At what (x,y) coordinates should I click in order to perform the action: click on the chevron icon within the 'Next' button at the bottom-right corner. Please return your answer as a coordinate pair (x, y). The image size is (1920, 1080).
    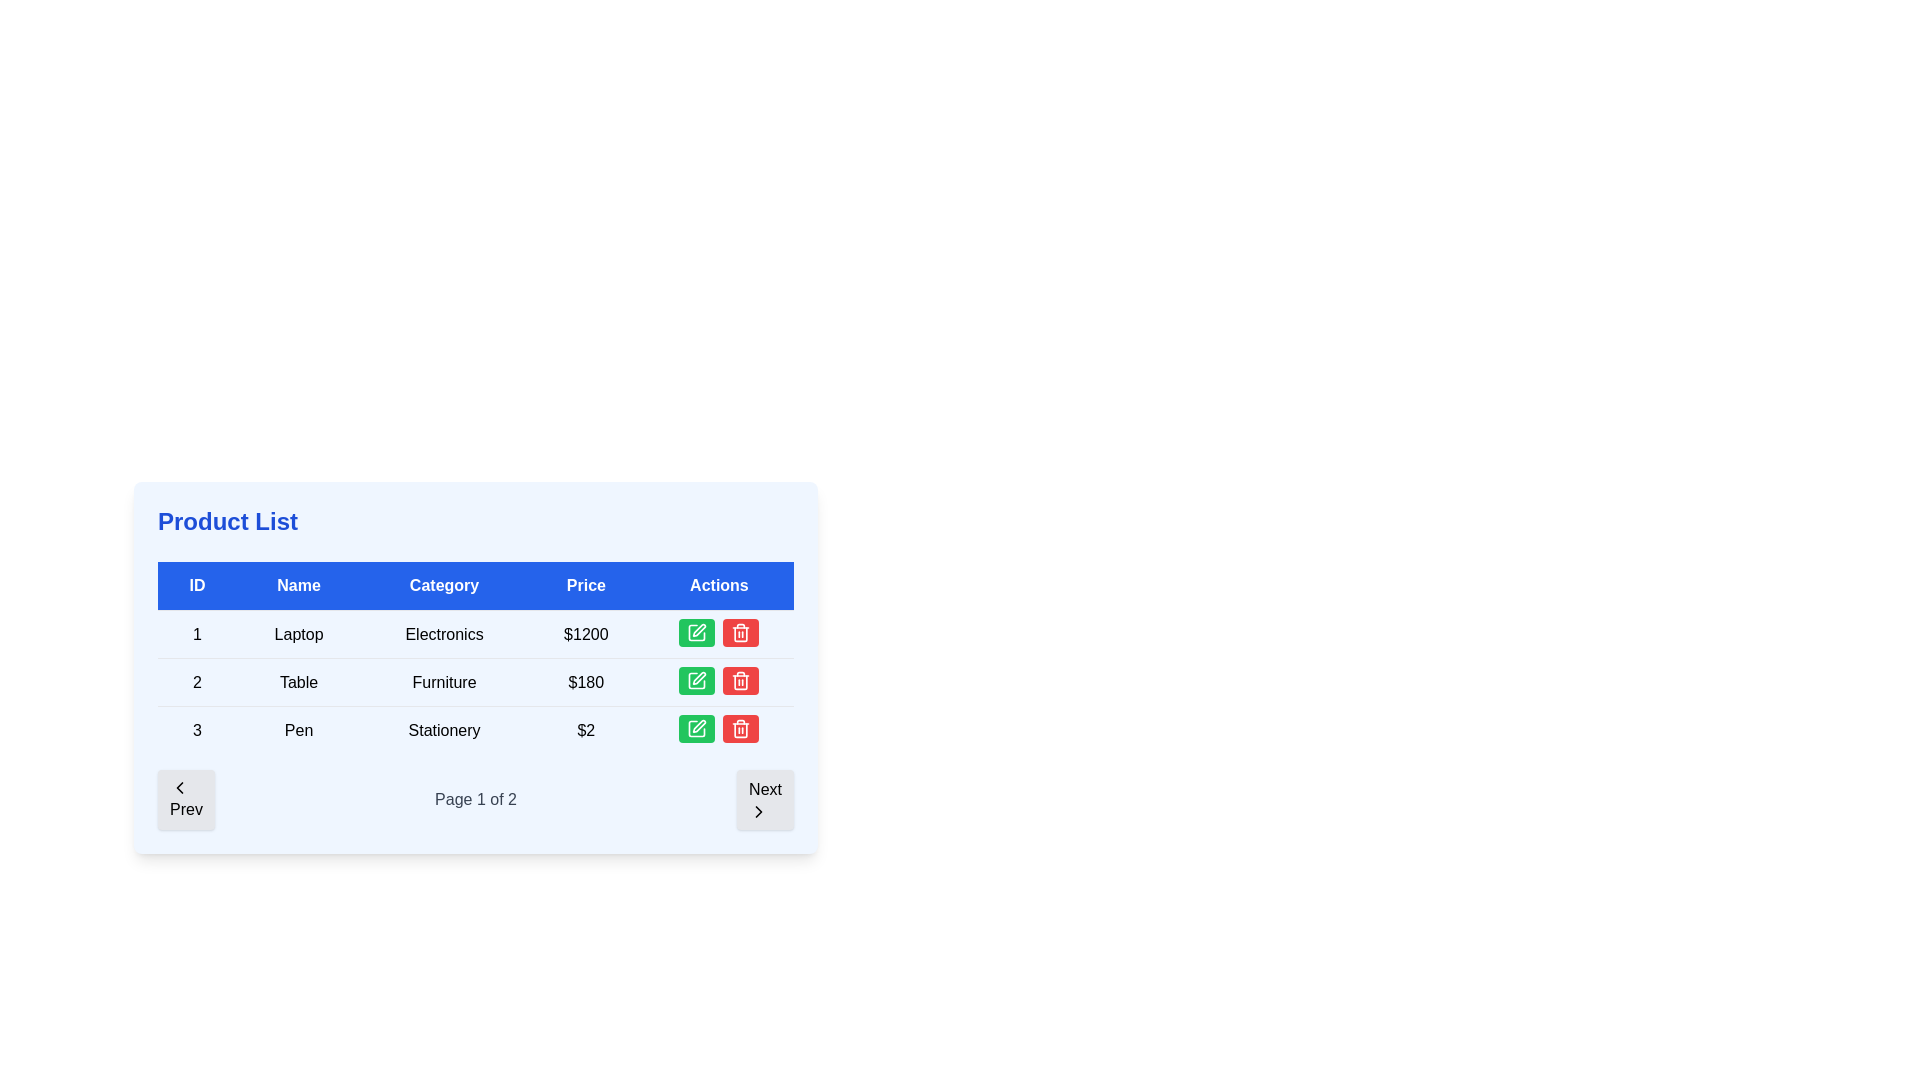
    Looking at the image, I should click on (758, 812).